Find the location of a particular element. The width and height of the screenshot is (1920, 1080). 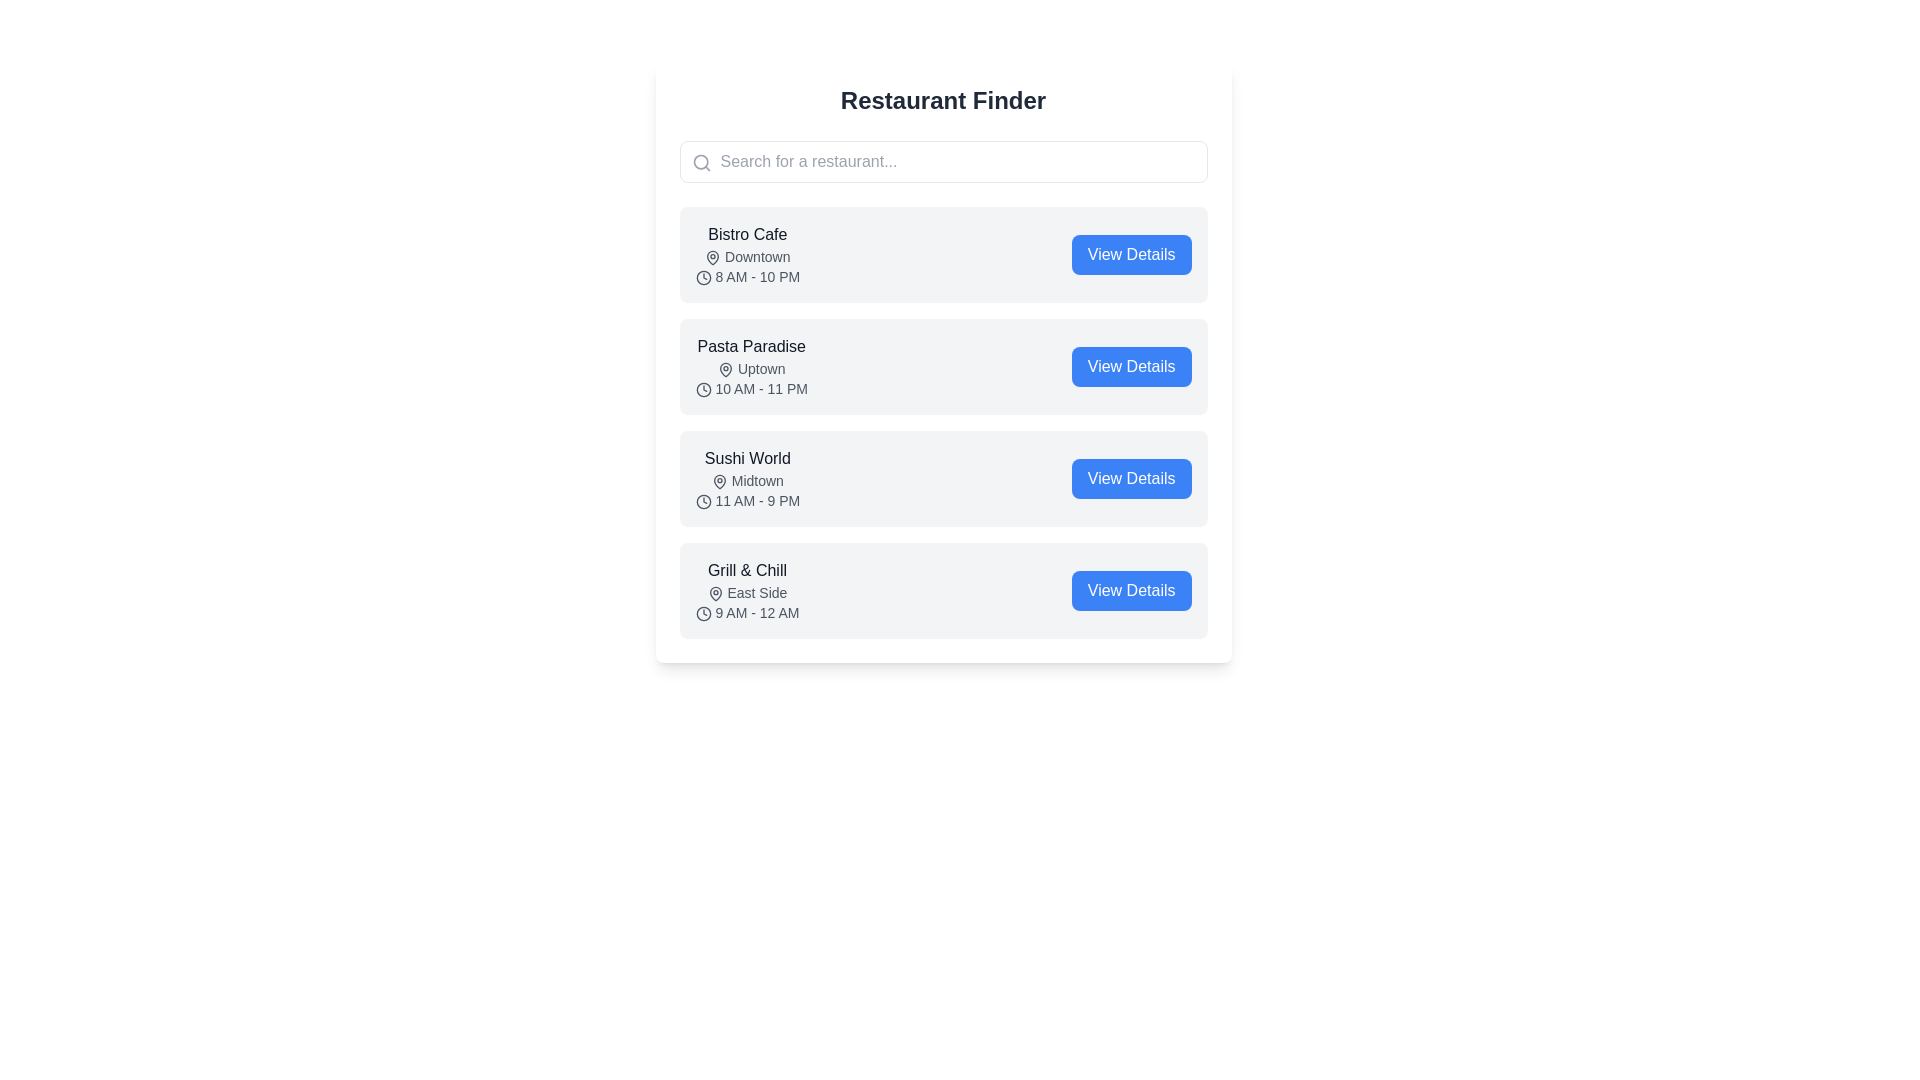

text '11 AM - 9 PM' displayed next to the clock icon in the 'Sushi World' restaurant card, which is located beneath the 'Midtown' text is located at coordinates (746, 500).